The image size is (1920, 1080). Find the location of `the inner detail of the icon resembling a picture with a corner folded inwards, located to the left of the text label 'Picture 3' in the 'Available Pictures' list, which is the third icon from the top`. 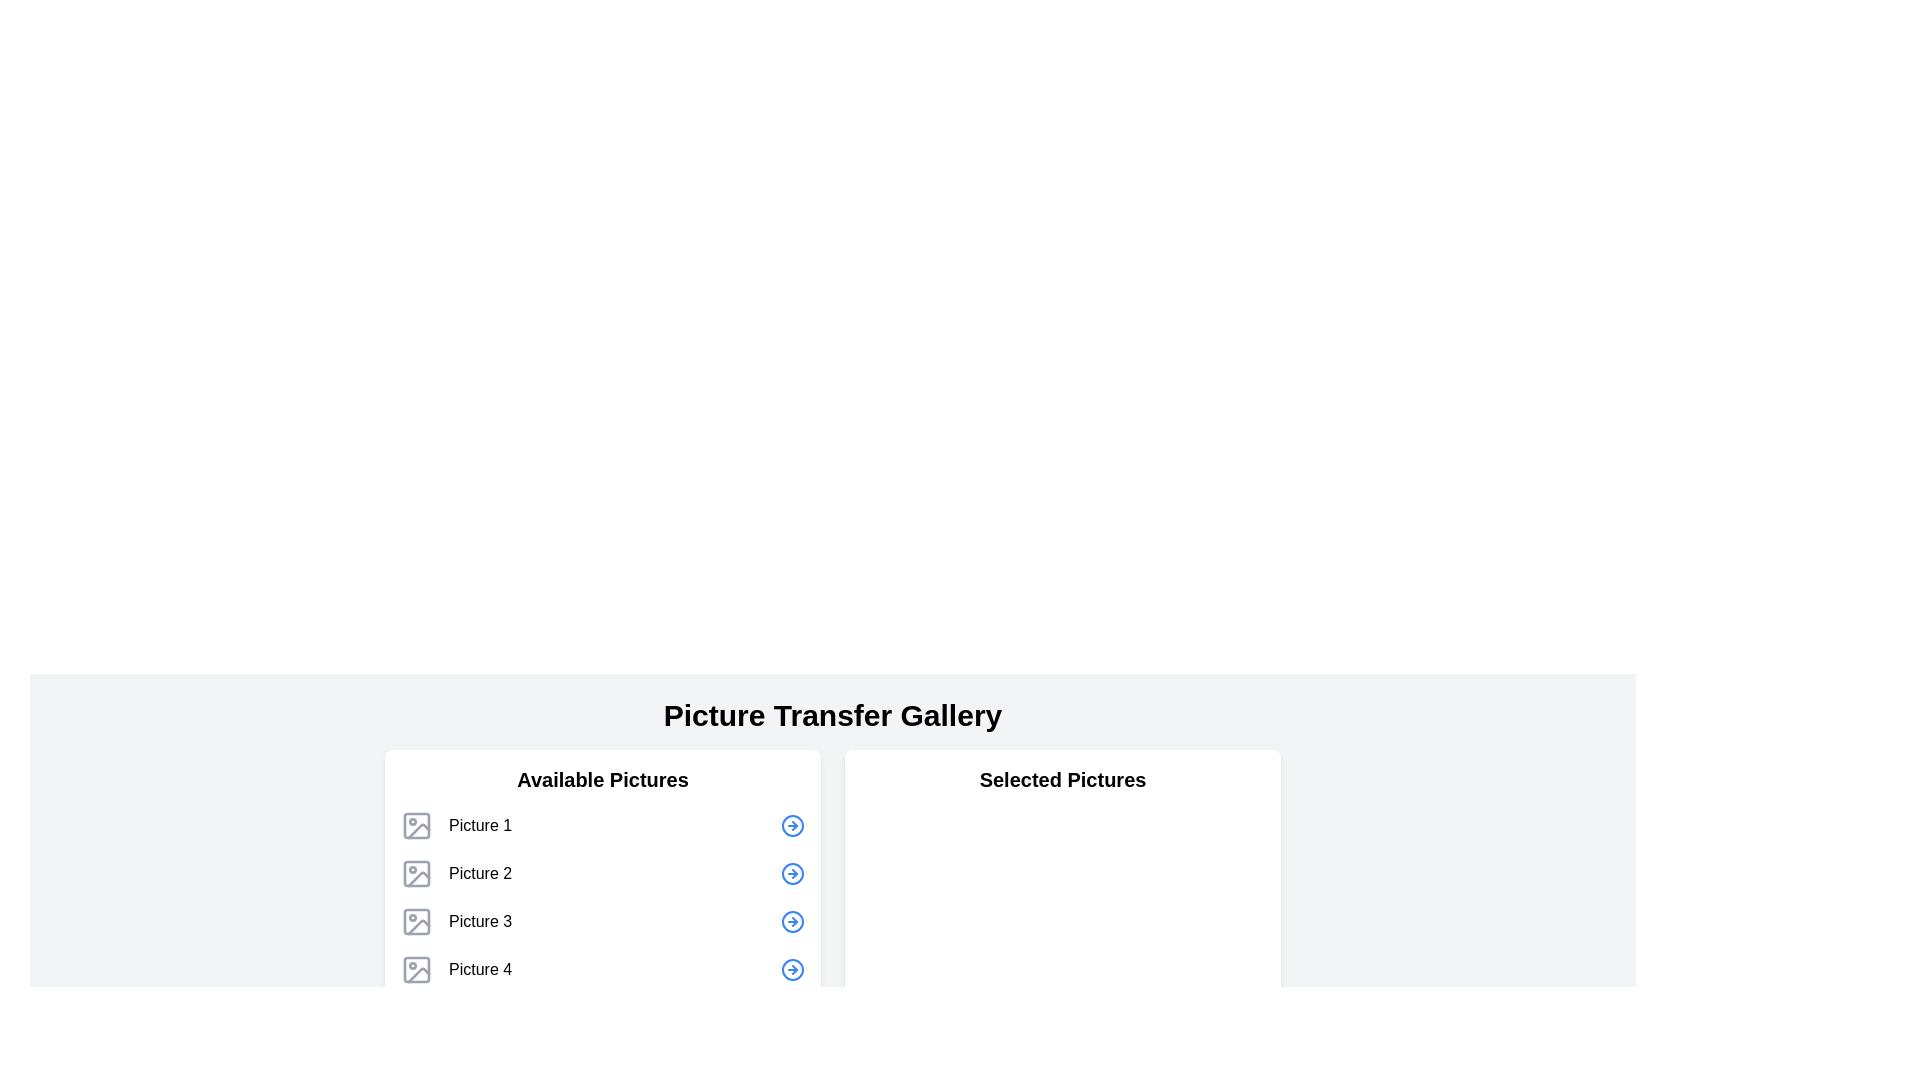

the inner detail of the icon resembling a picture with a corner folded inwards, located to the left of the text label 'Picture 3' in the 'Available Pictures' list, which is the third icon from the top is located at coordinates (417, 926).